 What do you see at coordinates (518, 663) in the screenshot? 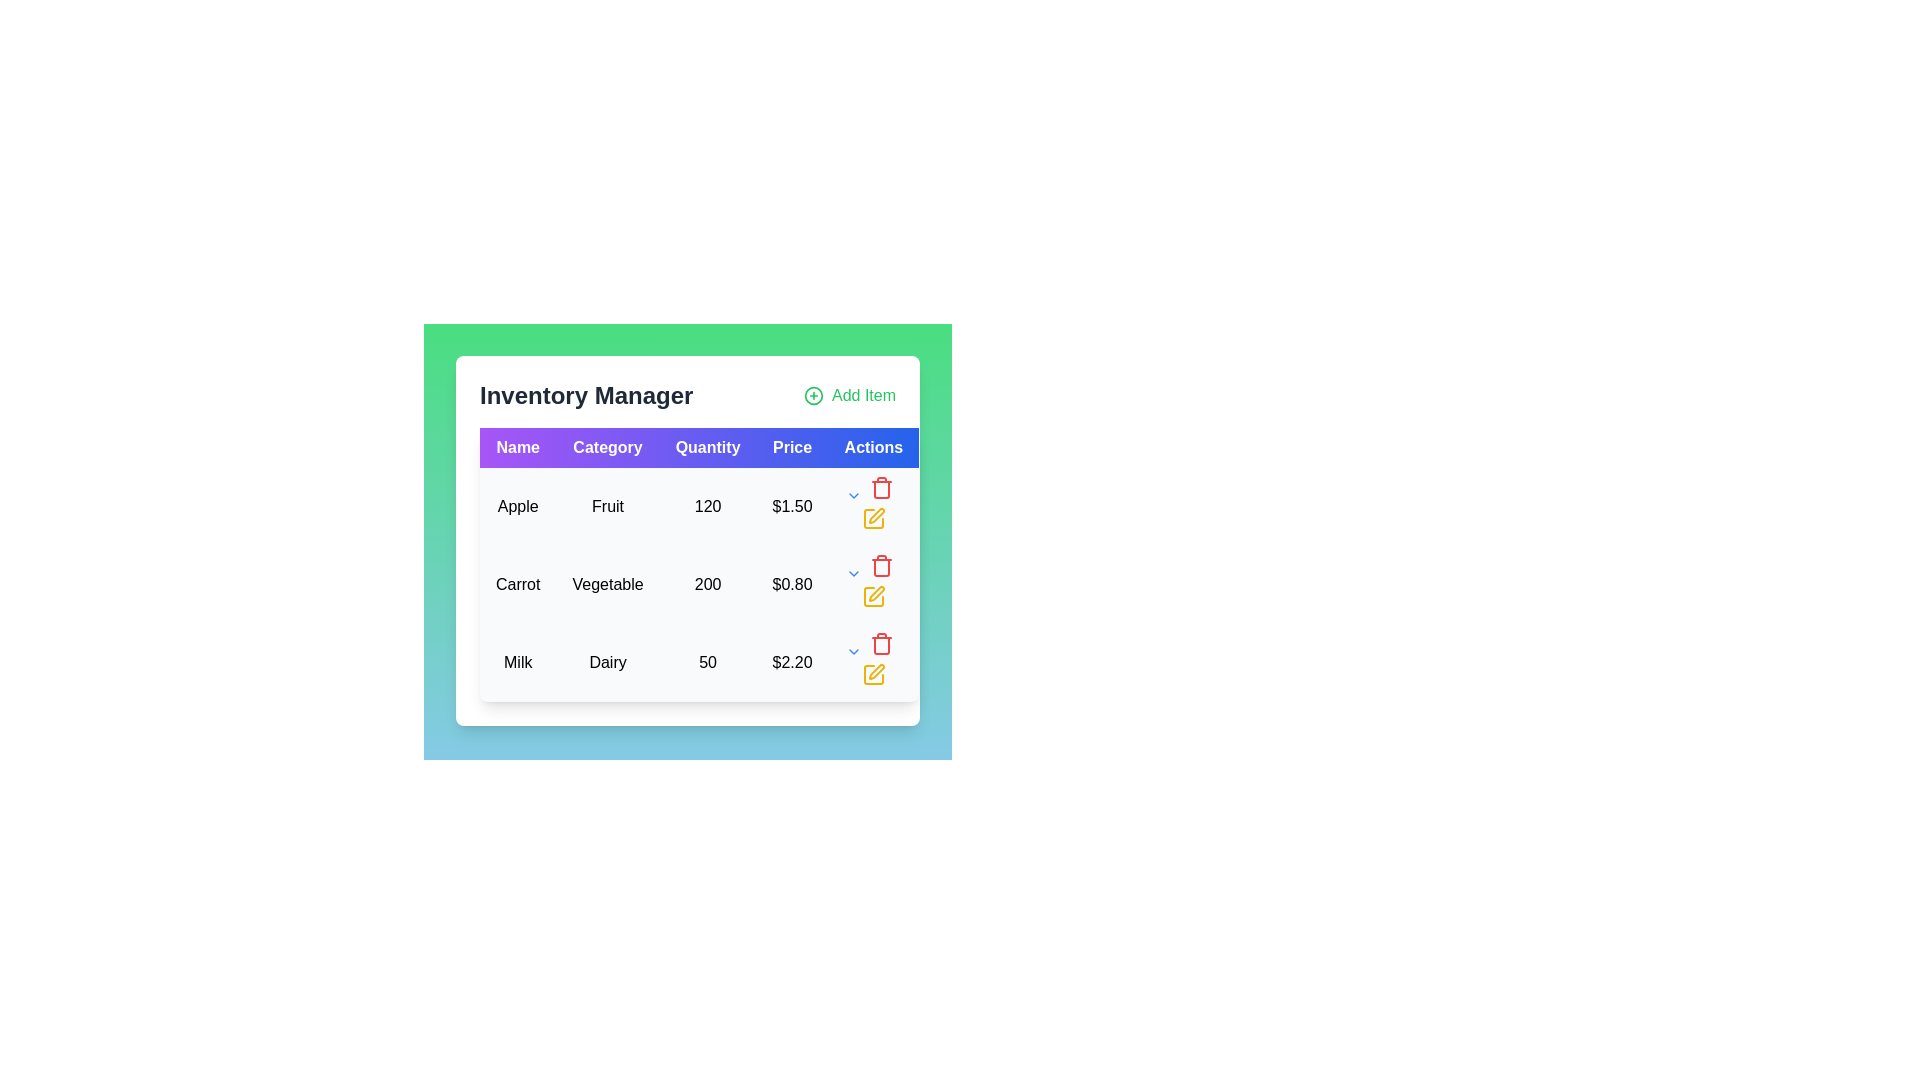
I see `text content of the table cell displaying 'Milk' in bold black color, located in the first column of the third row of the inventory table` at bounding box center [518, 663].